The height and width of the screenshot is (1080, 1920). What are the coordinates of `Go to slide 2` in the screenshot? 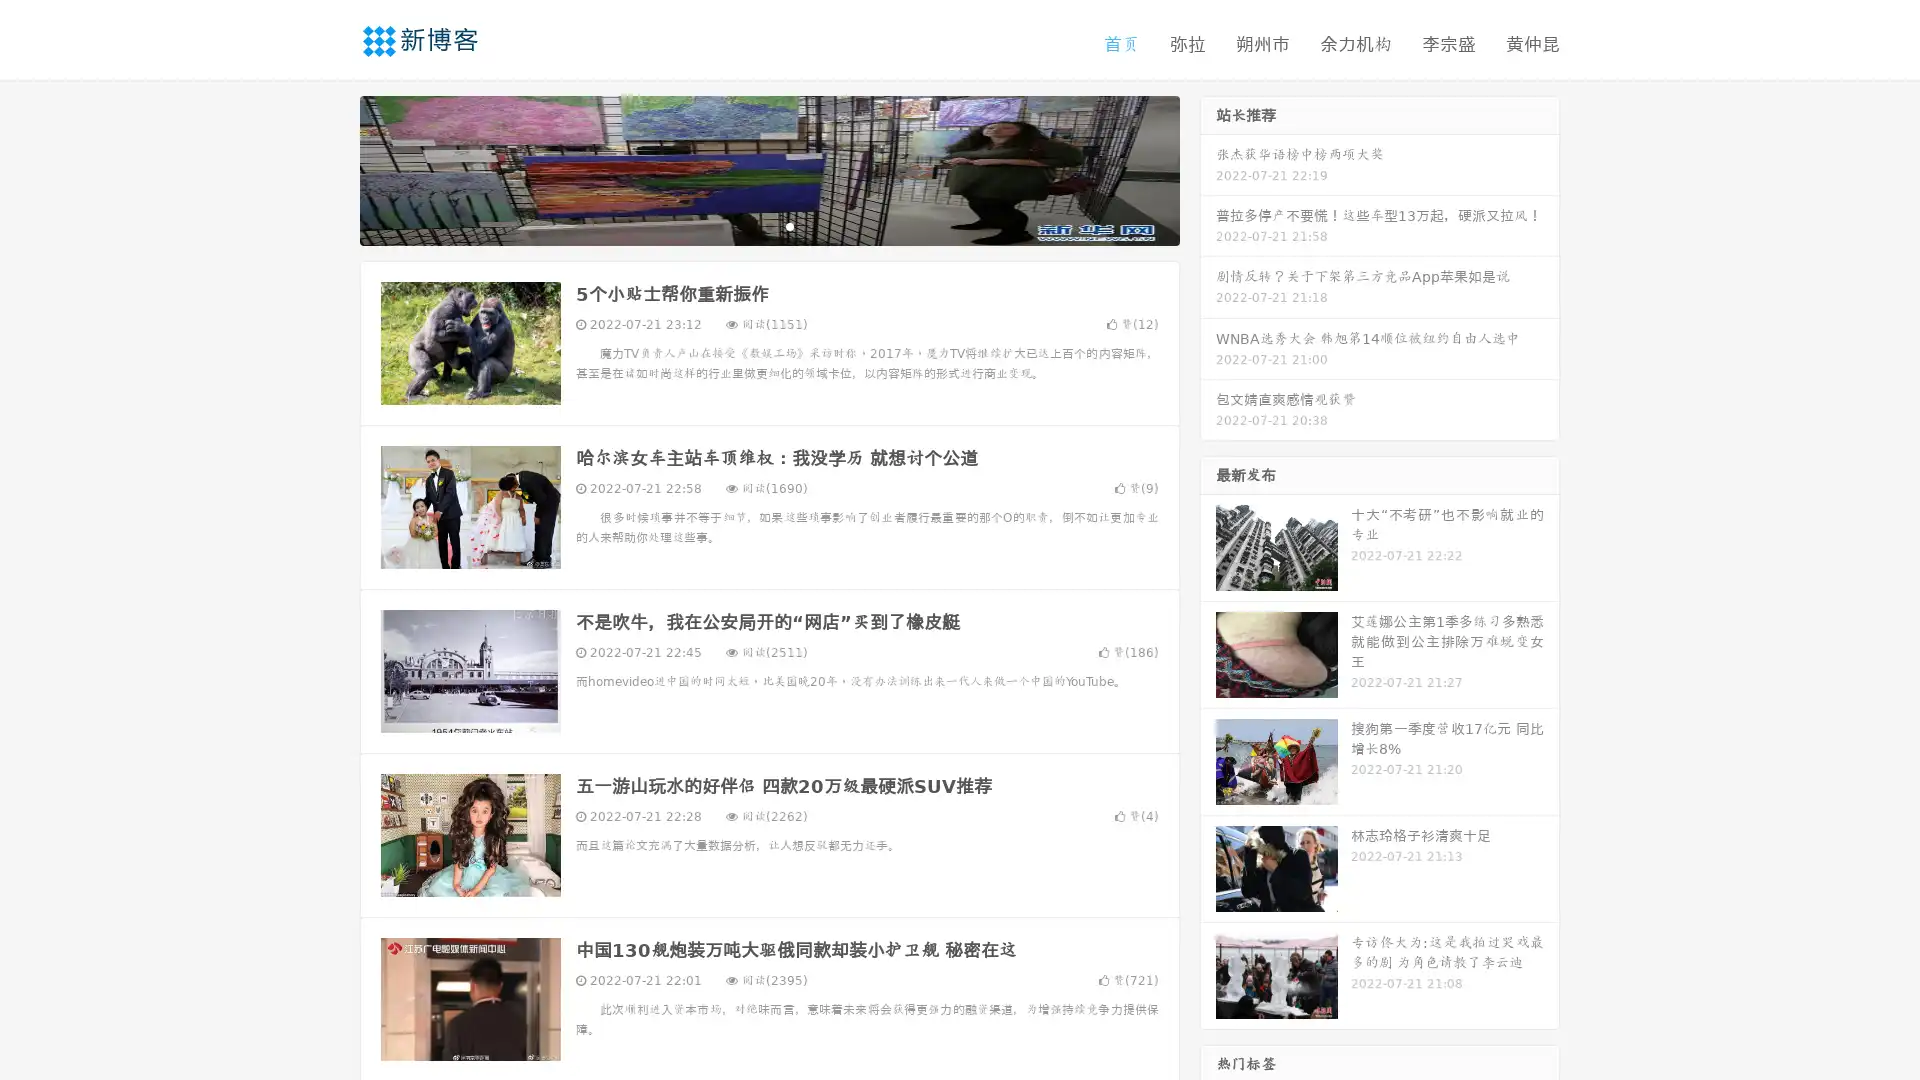 It's located at (768, 225).